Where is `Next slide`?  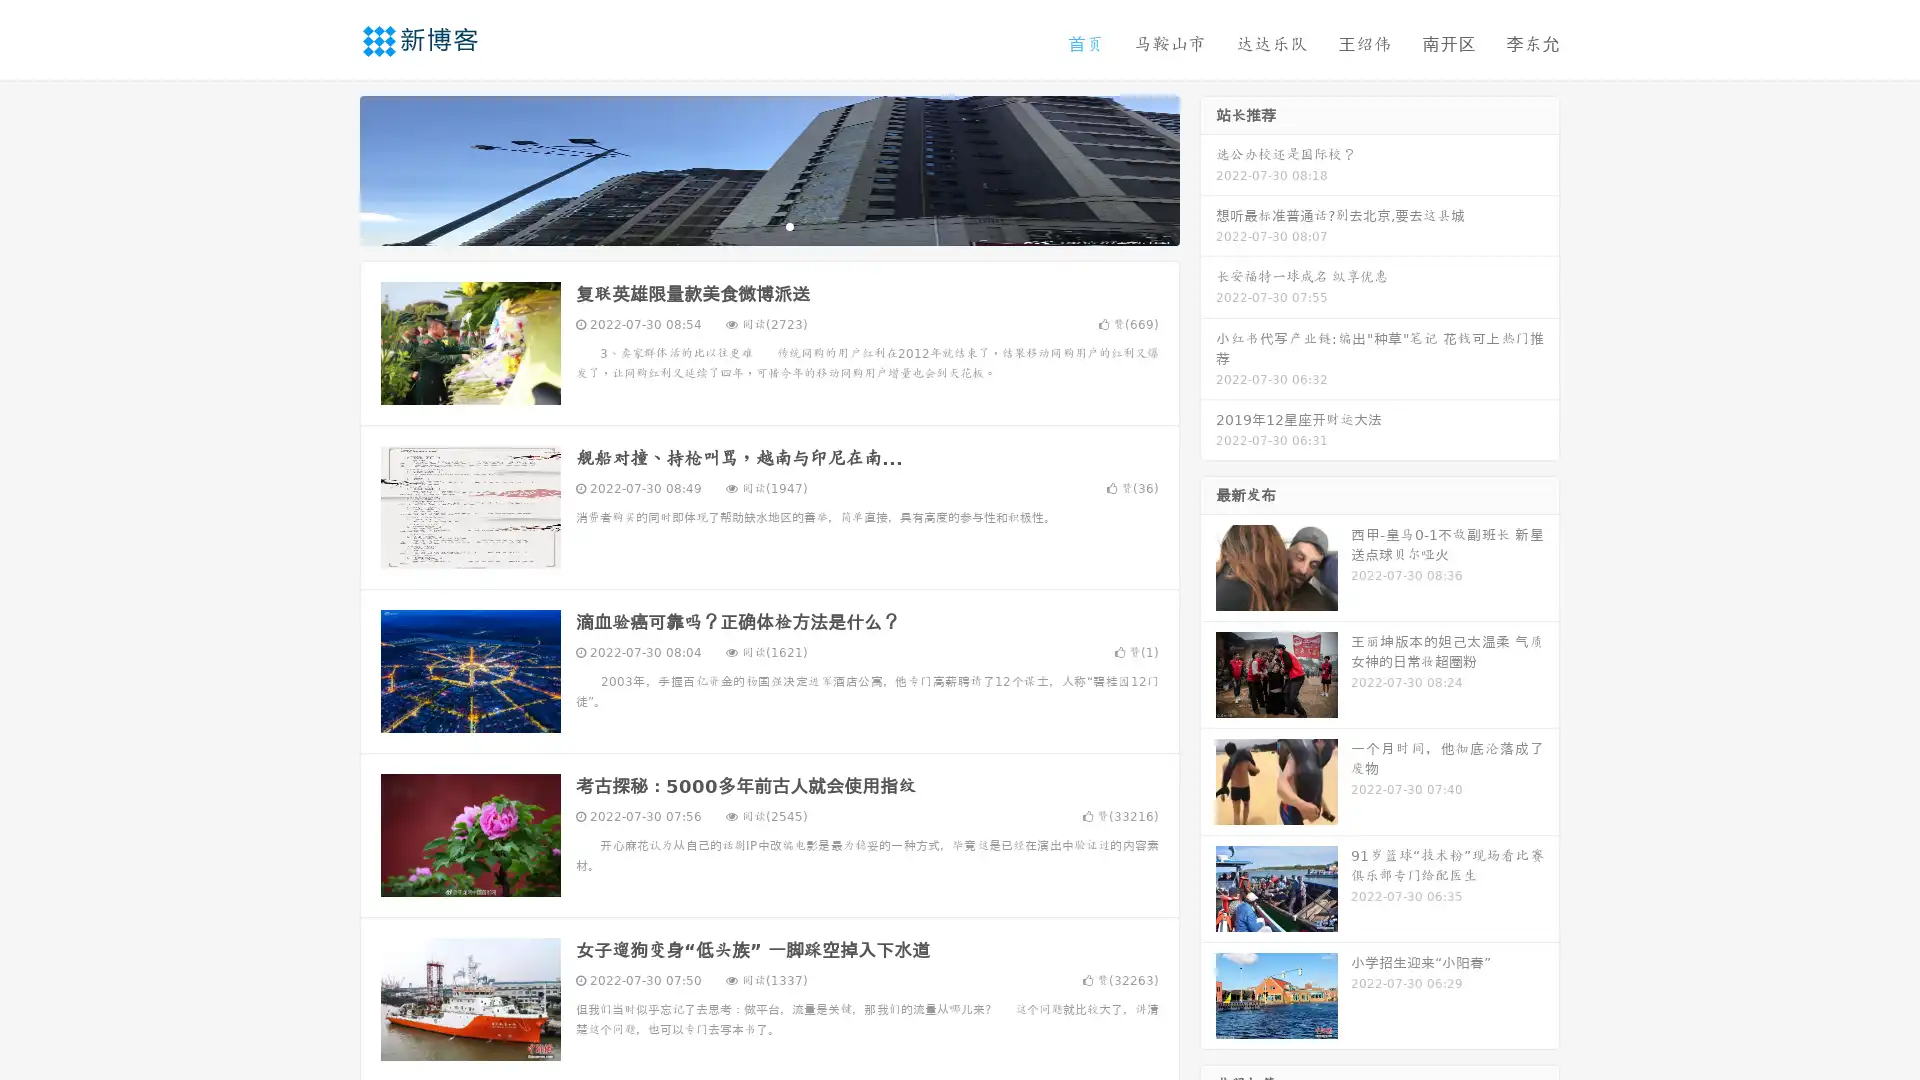 Next slide is located at coordinates (1208, 168).